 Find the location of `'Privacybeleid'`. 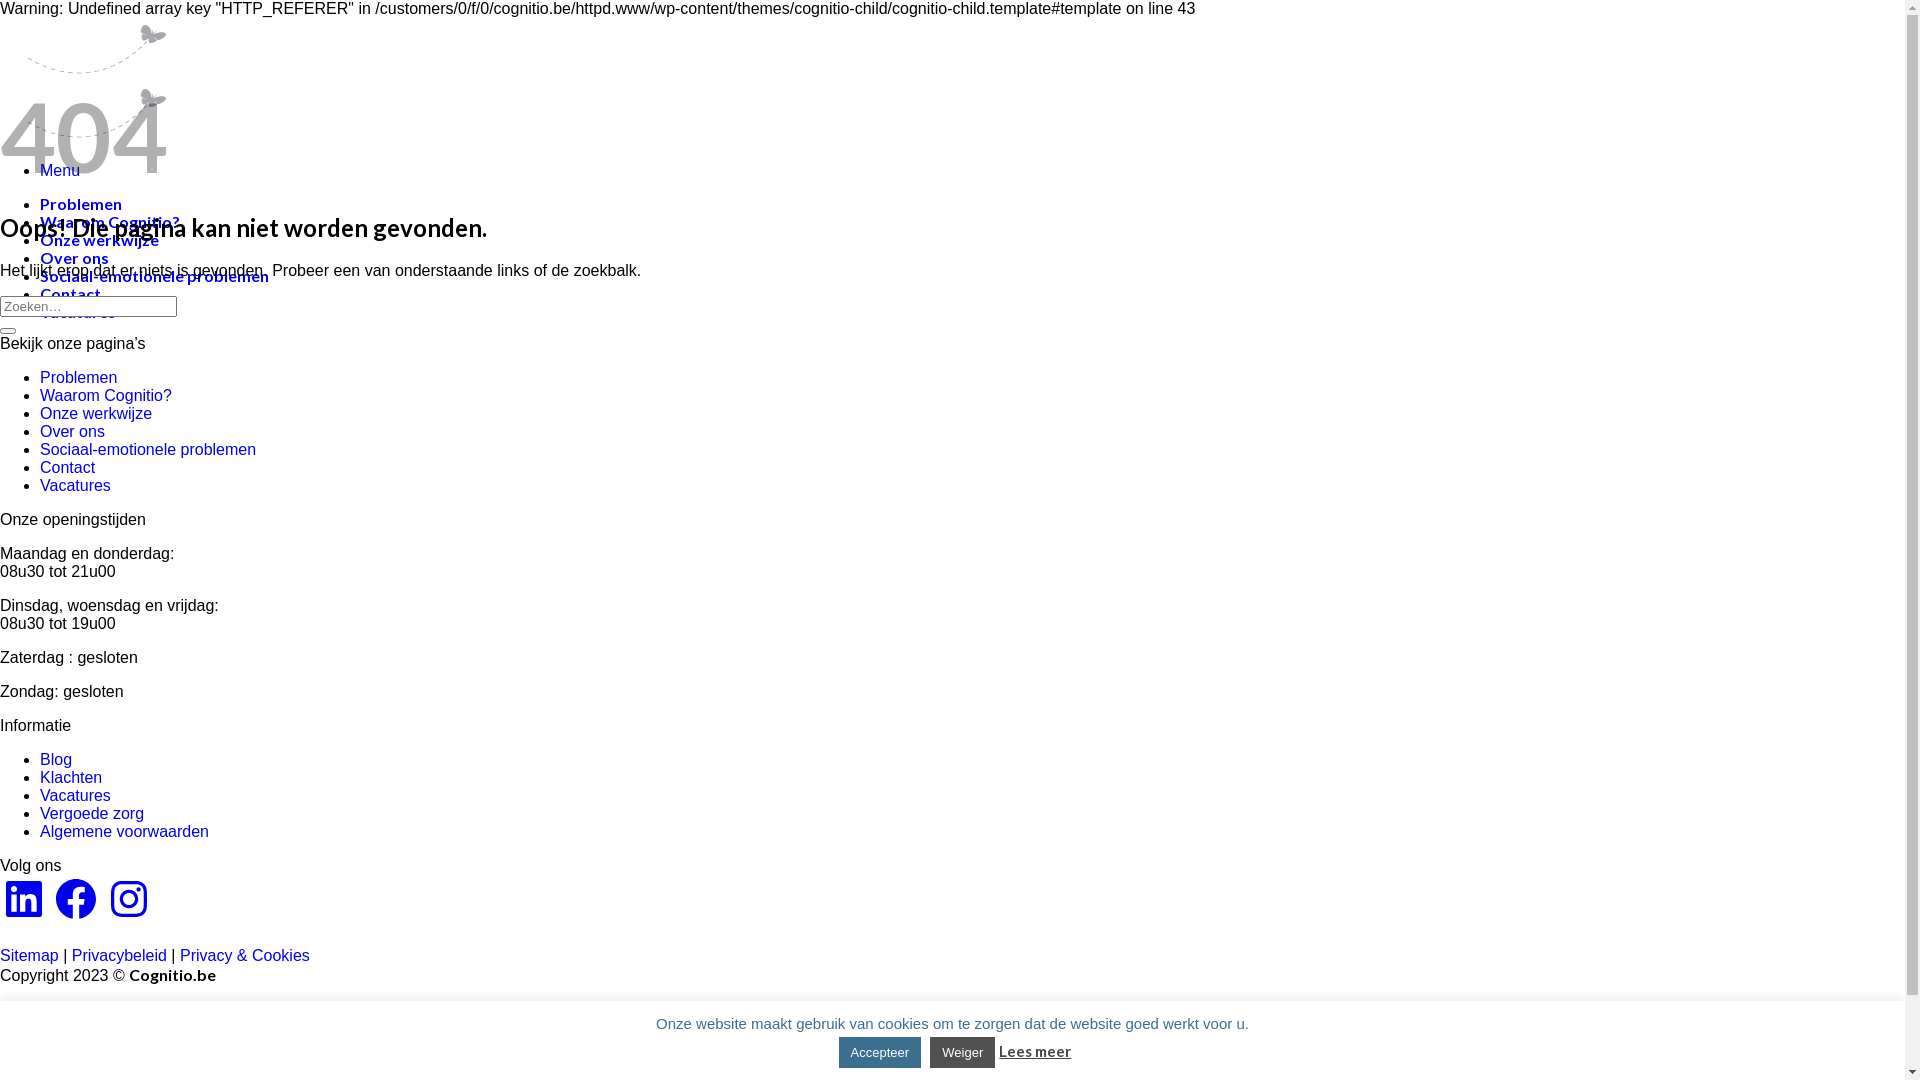

'Privacybeleid' is located at coordinates (118, 954).